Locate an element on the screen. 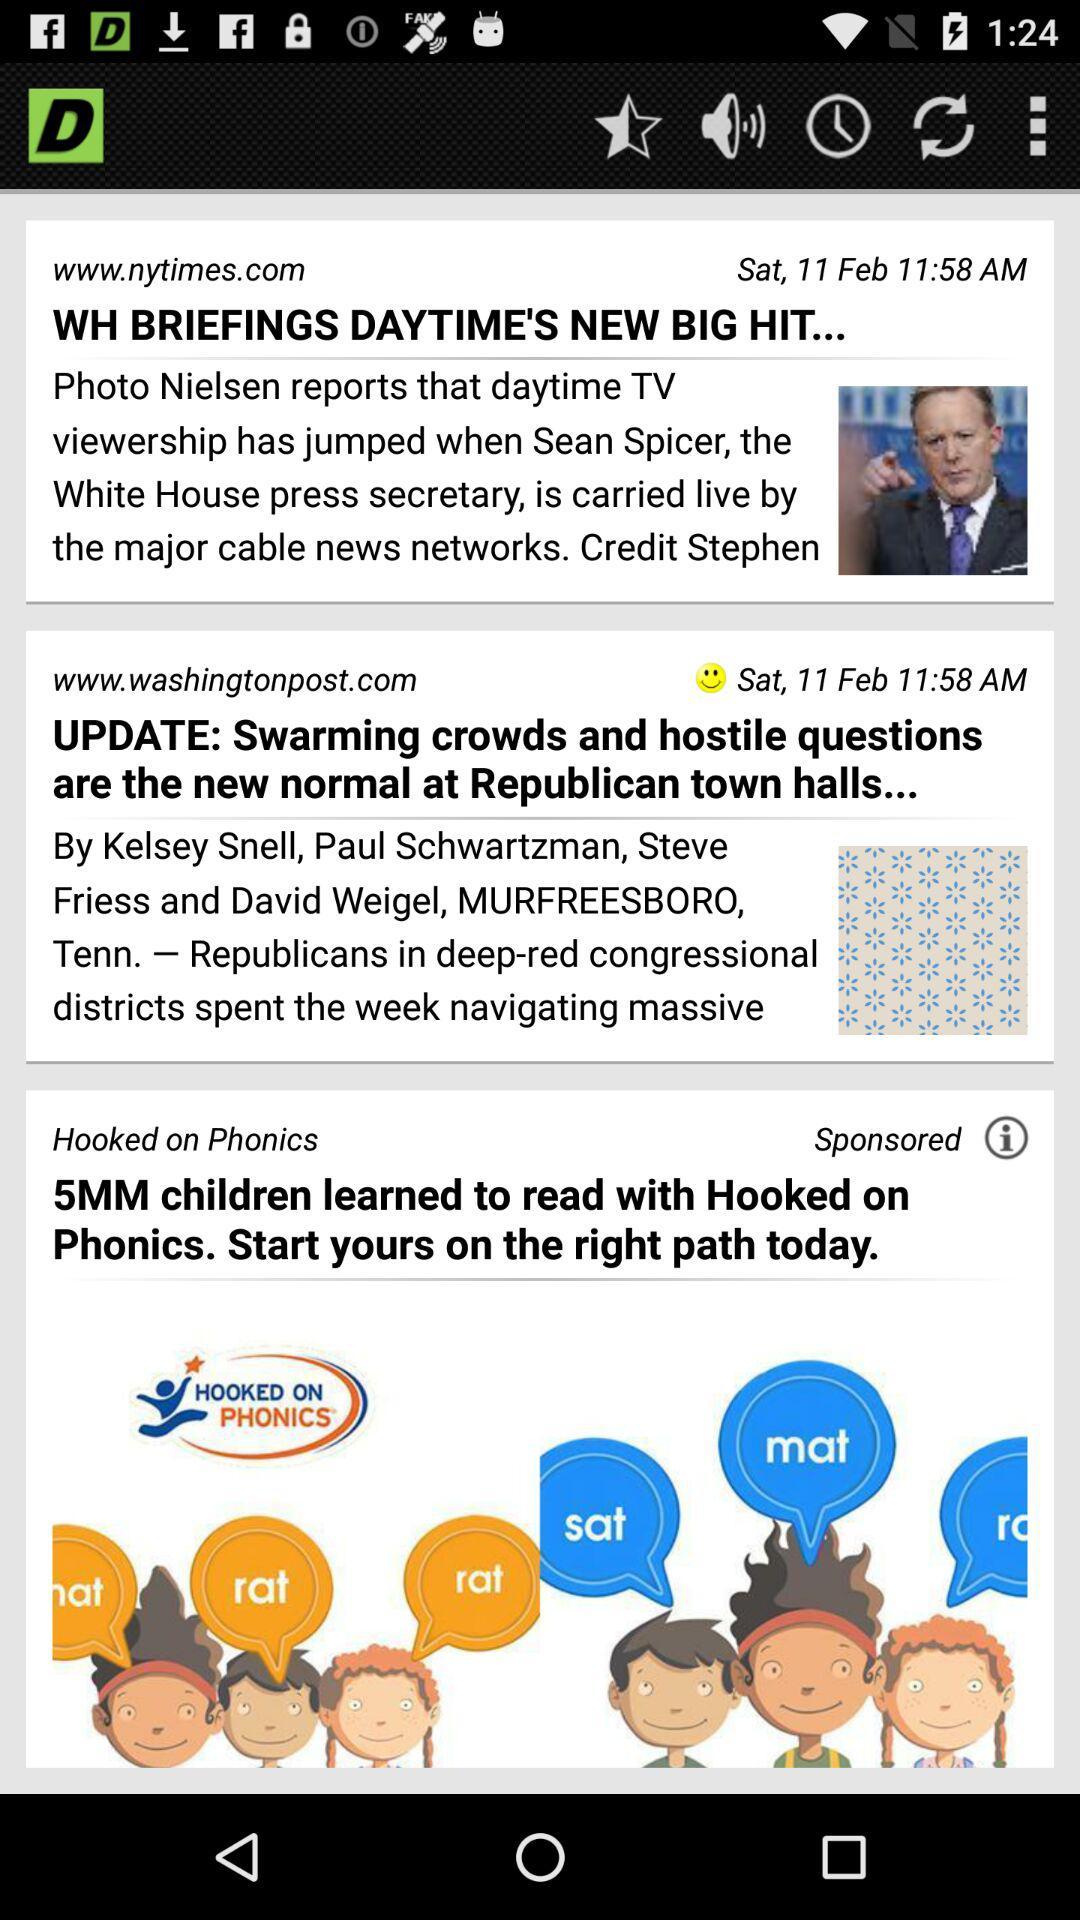 The height and width of the screenshot is (1920, 1080). the icon to the right of the www.washingtonpost.com item is located at coordinates (709, 677).